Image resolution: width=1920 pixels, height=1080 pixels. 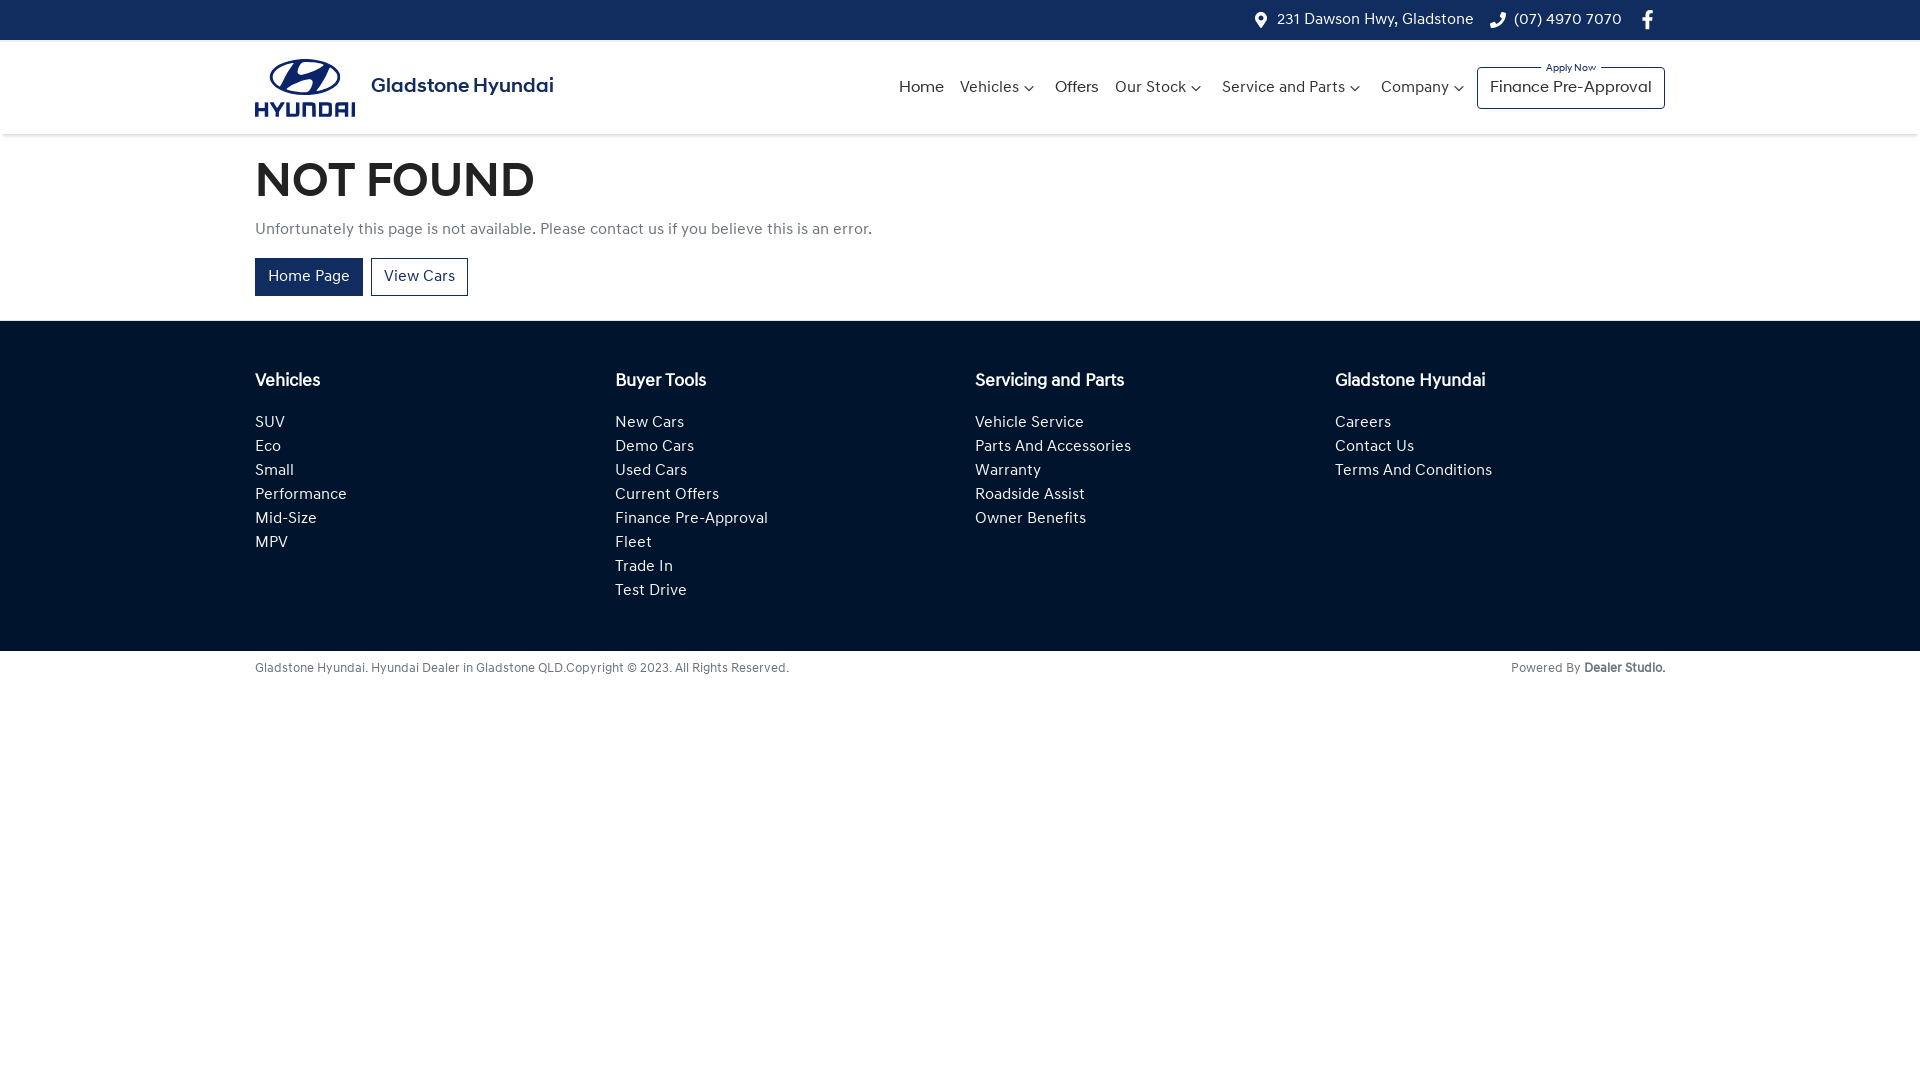 I want to click on '(07) 4970 7070', so click(x=1567, y=19).